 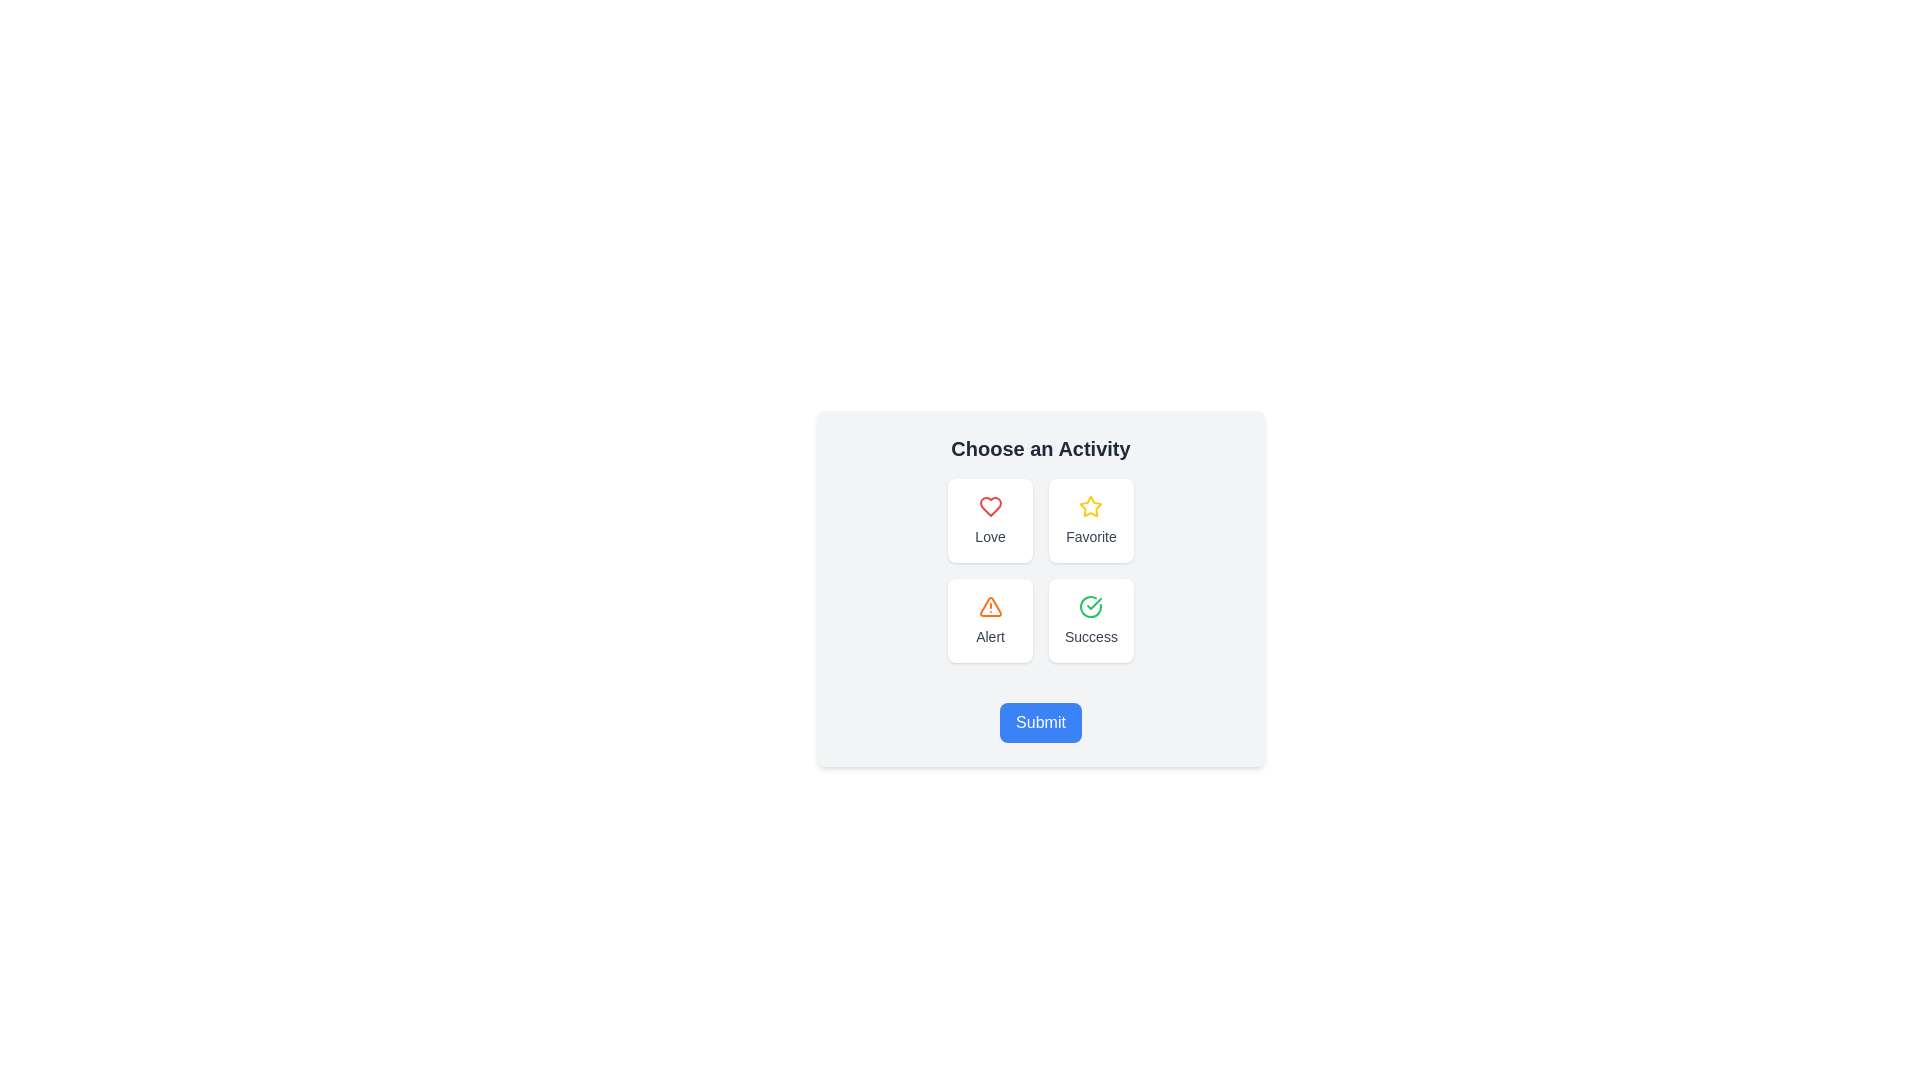 I want to click on the triangular warning sign icon outlined in orange, which contains an exclamation mark and is located at the top-center of the 'Alert' option, so click(x=990, y=605).